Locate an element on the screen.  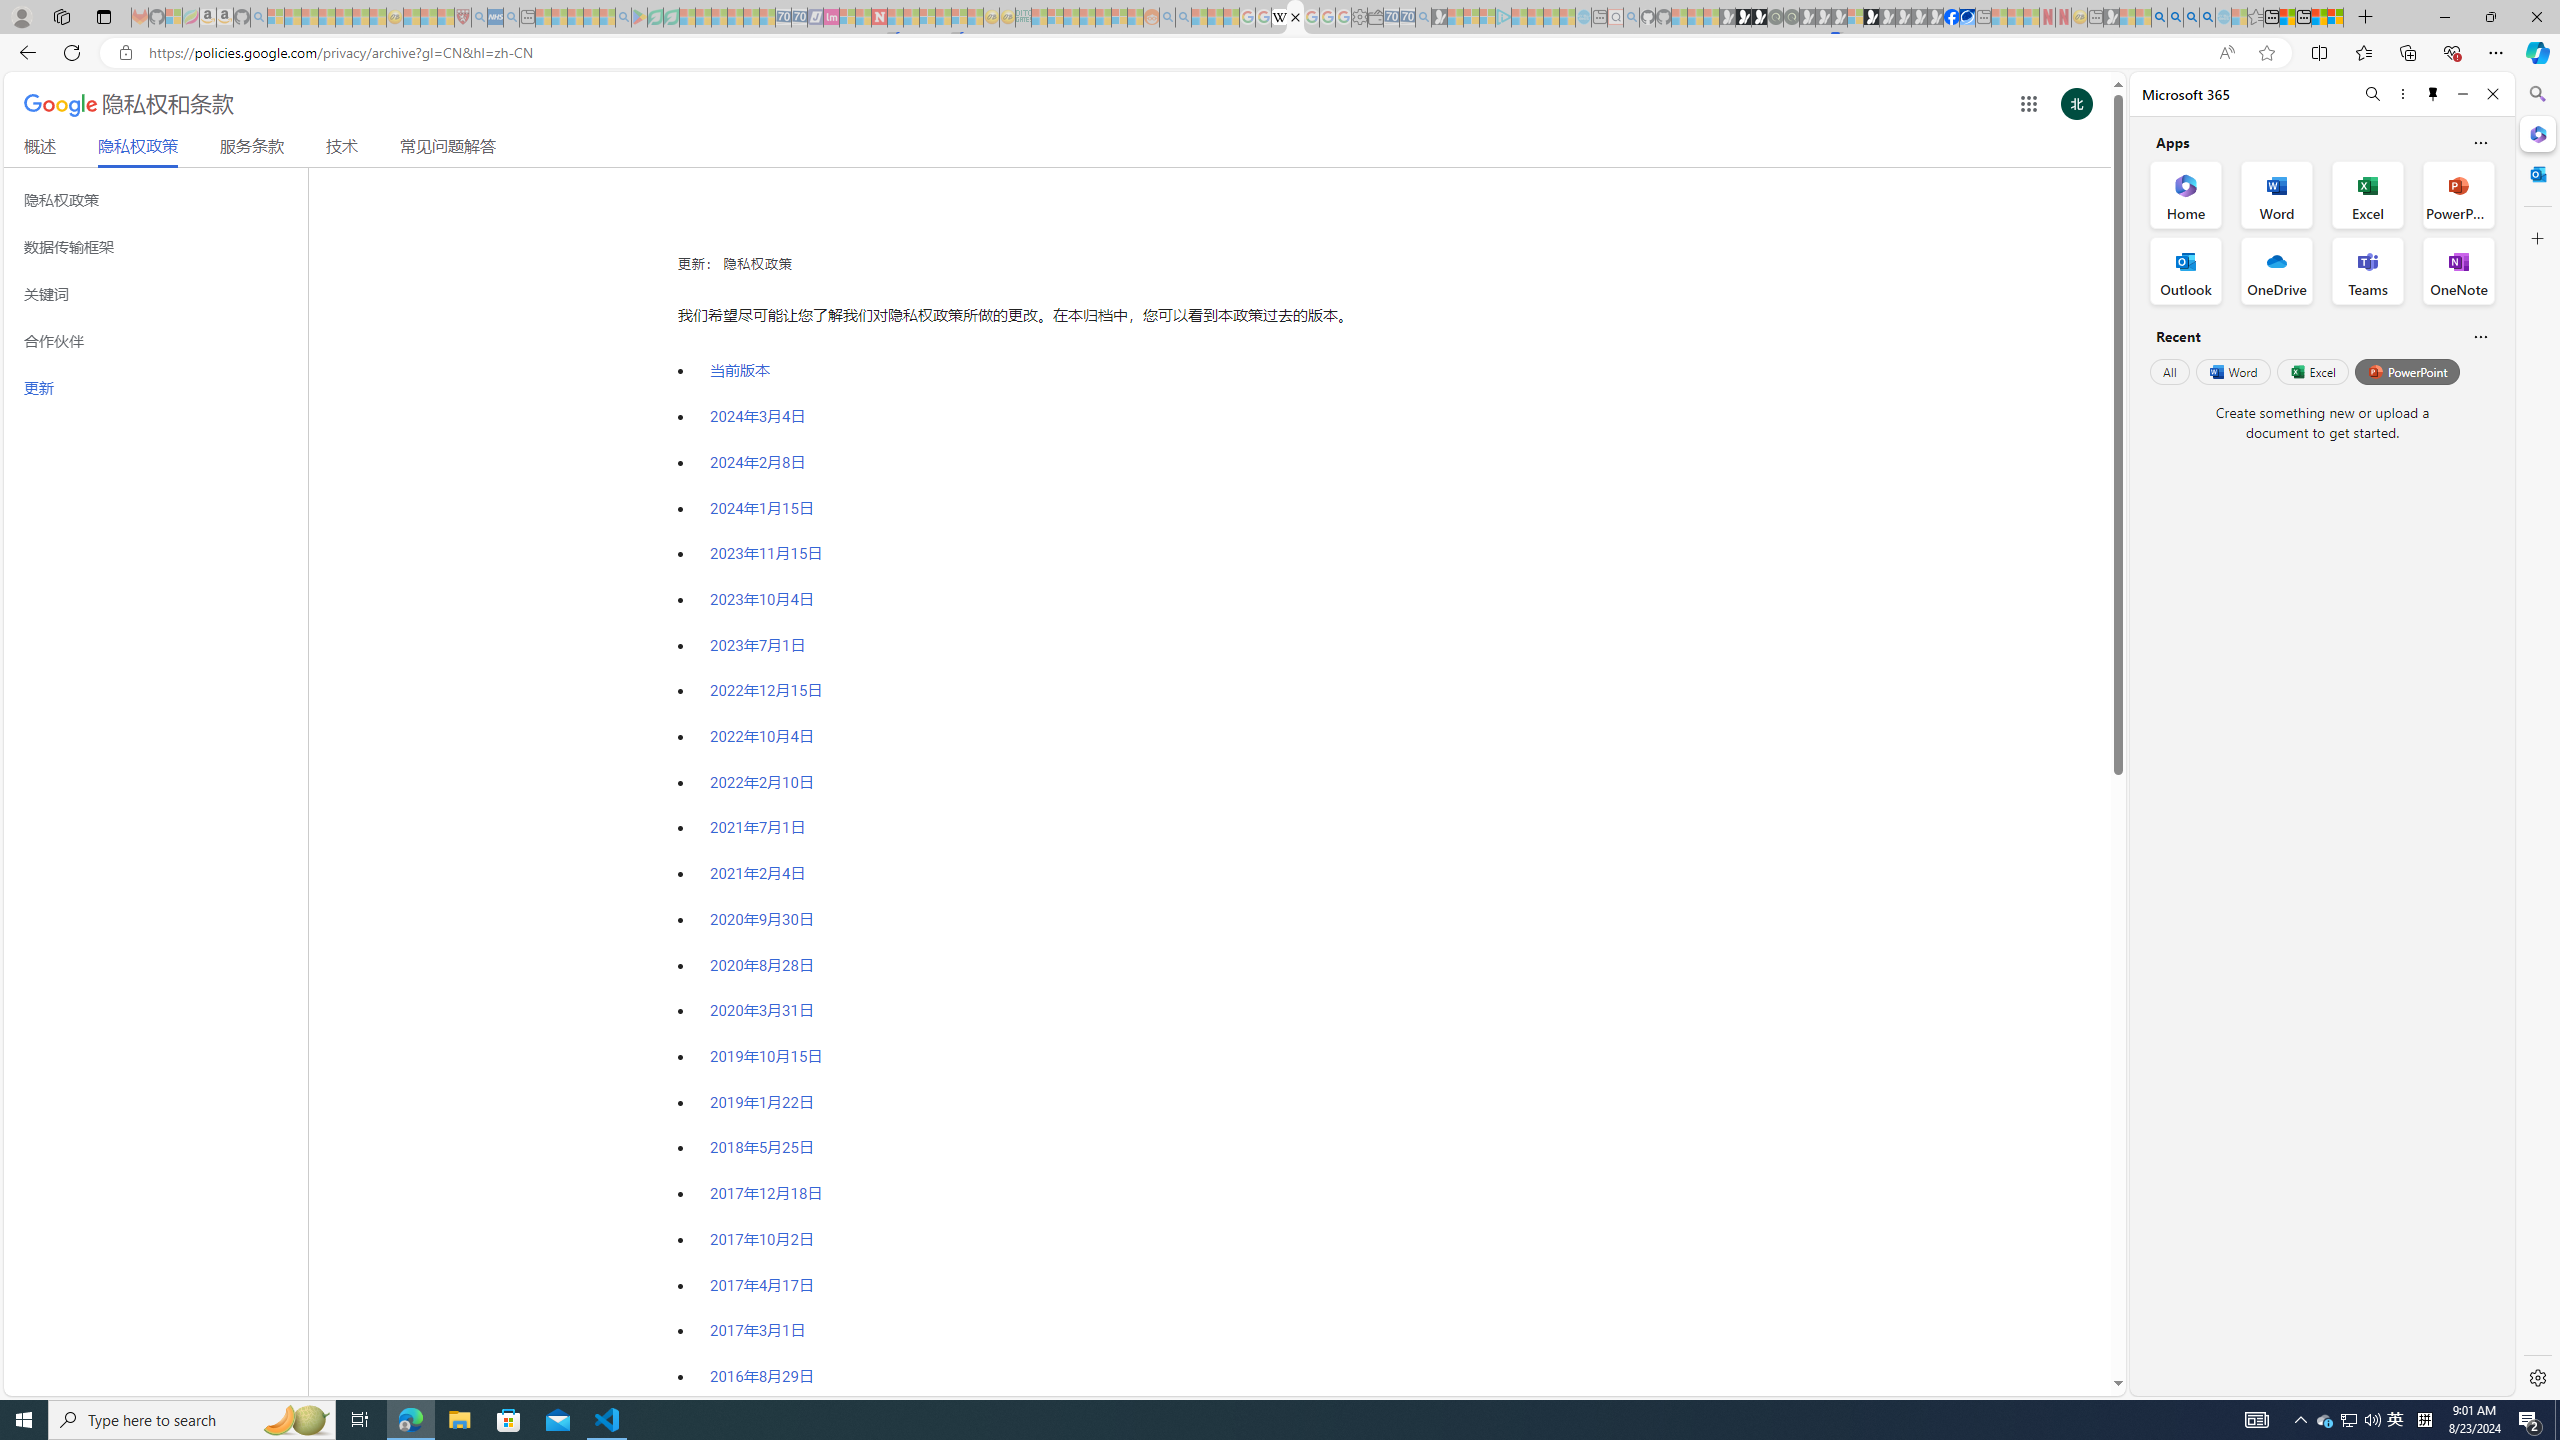
'Excel' is located at coordinates (2311, 371).